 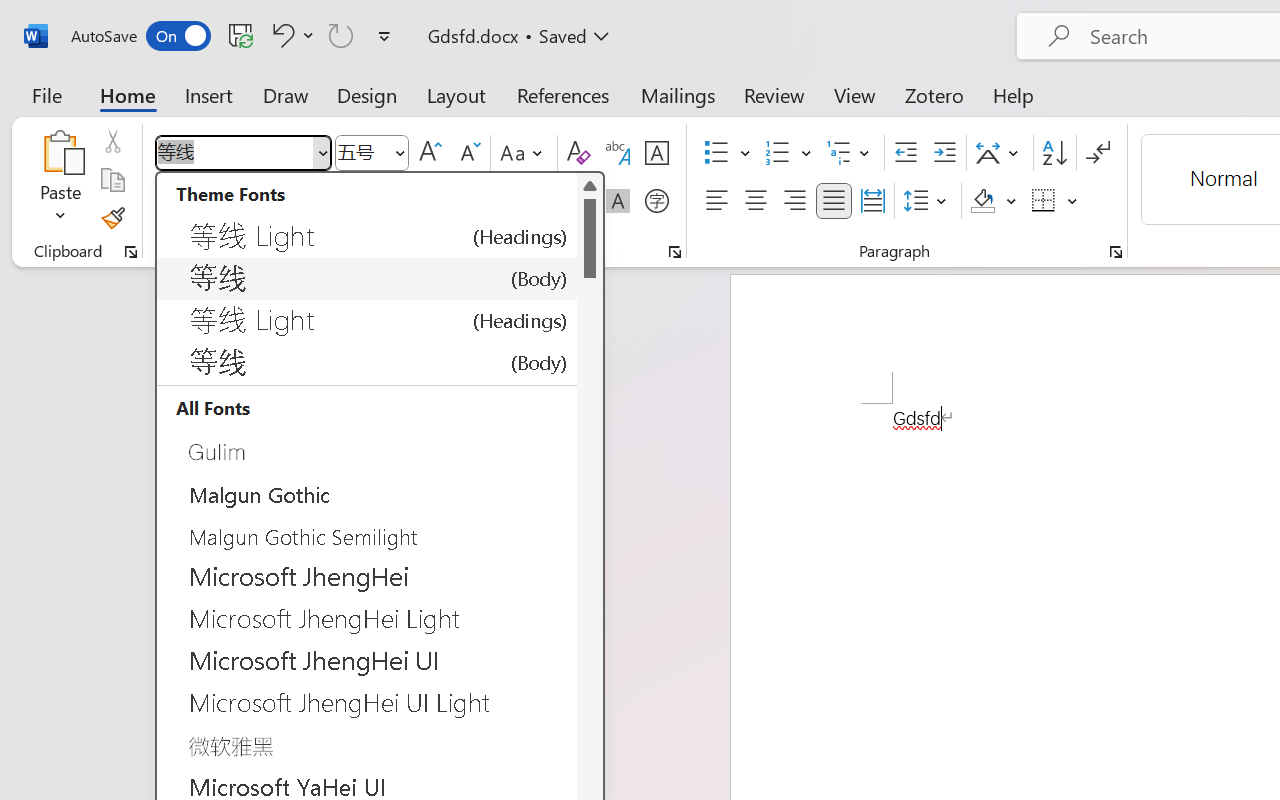 What do you see at coordinates (367, 619) in the screenshot?
I see `'Microsoft JhengHei Light'` at bounding box center [367, 619].